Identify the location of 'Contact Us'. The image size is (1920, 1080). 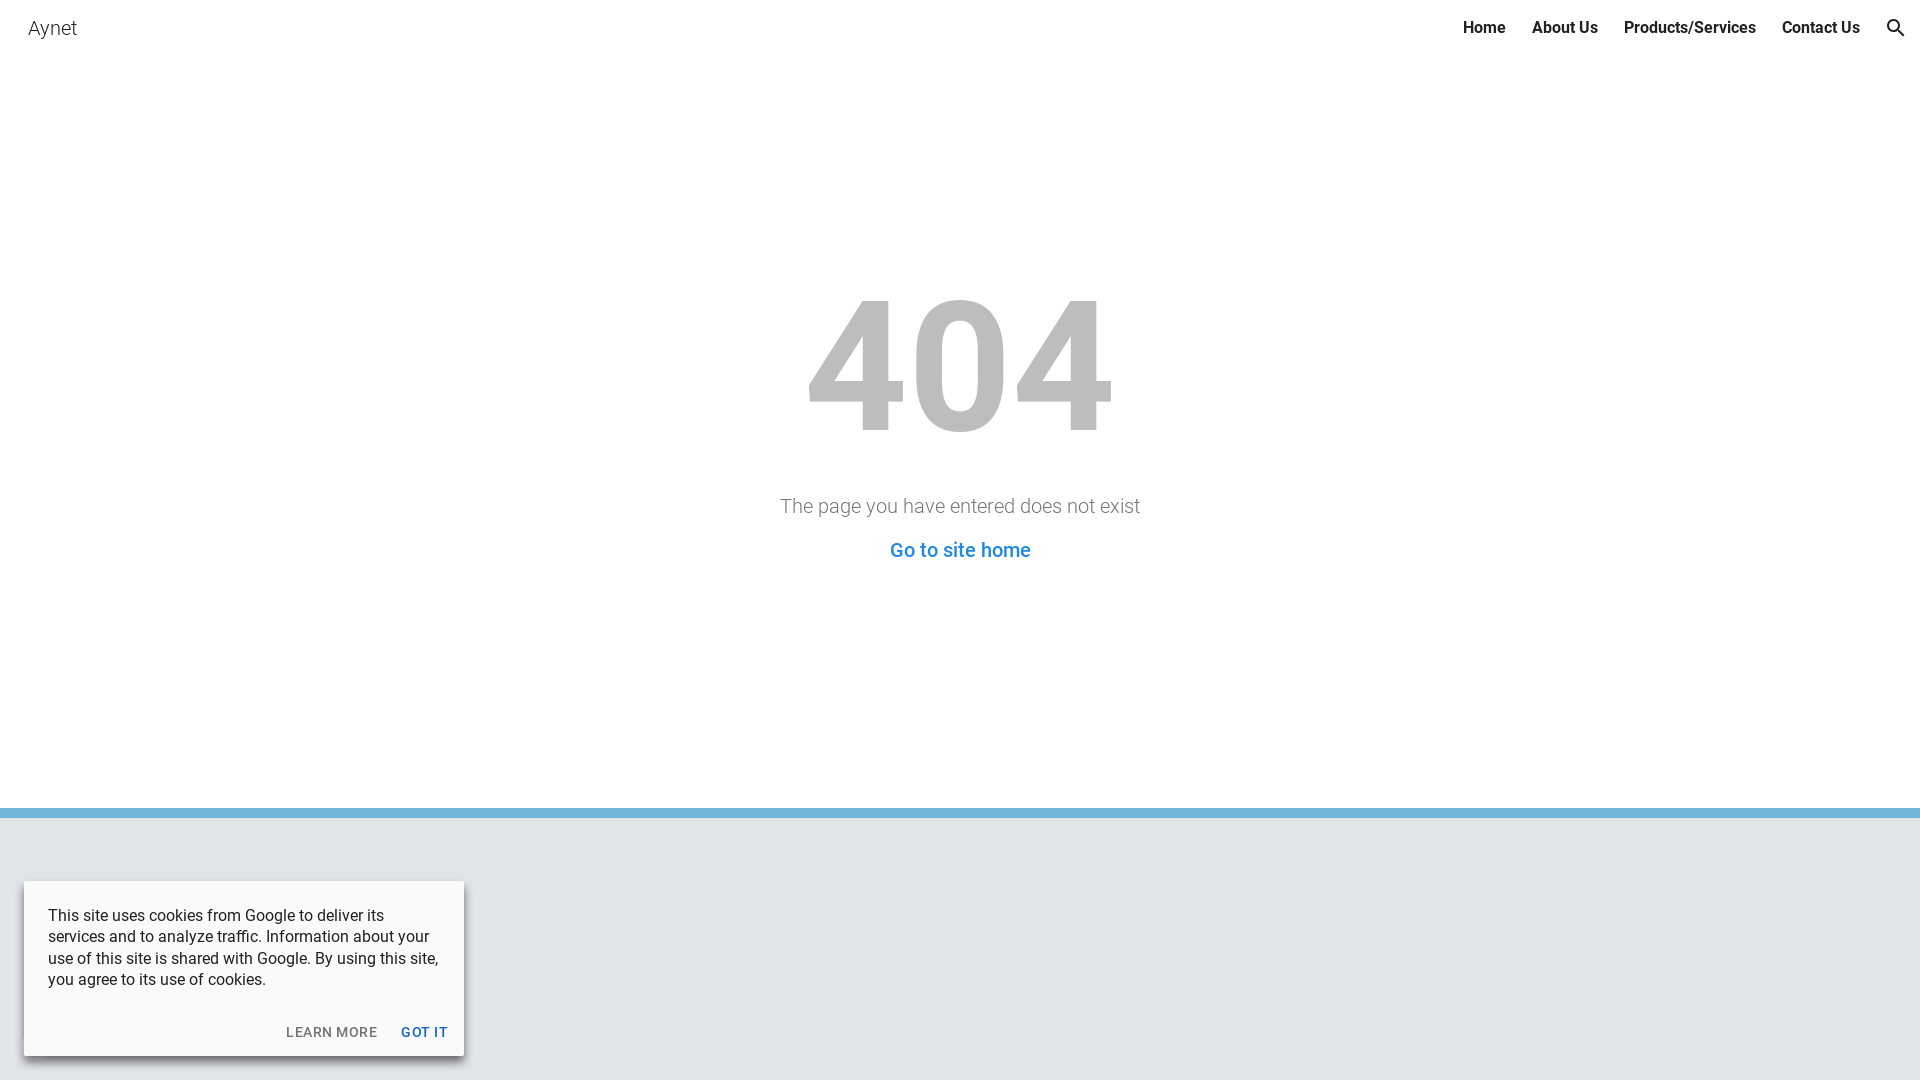
(1820, 27).